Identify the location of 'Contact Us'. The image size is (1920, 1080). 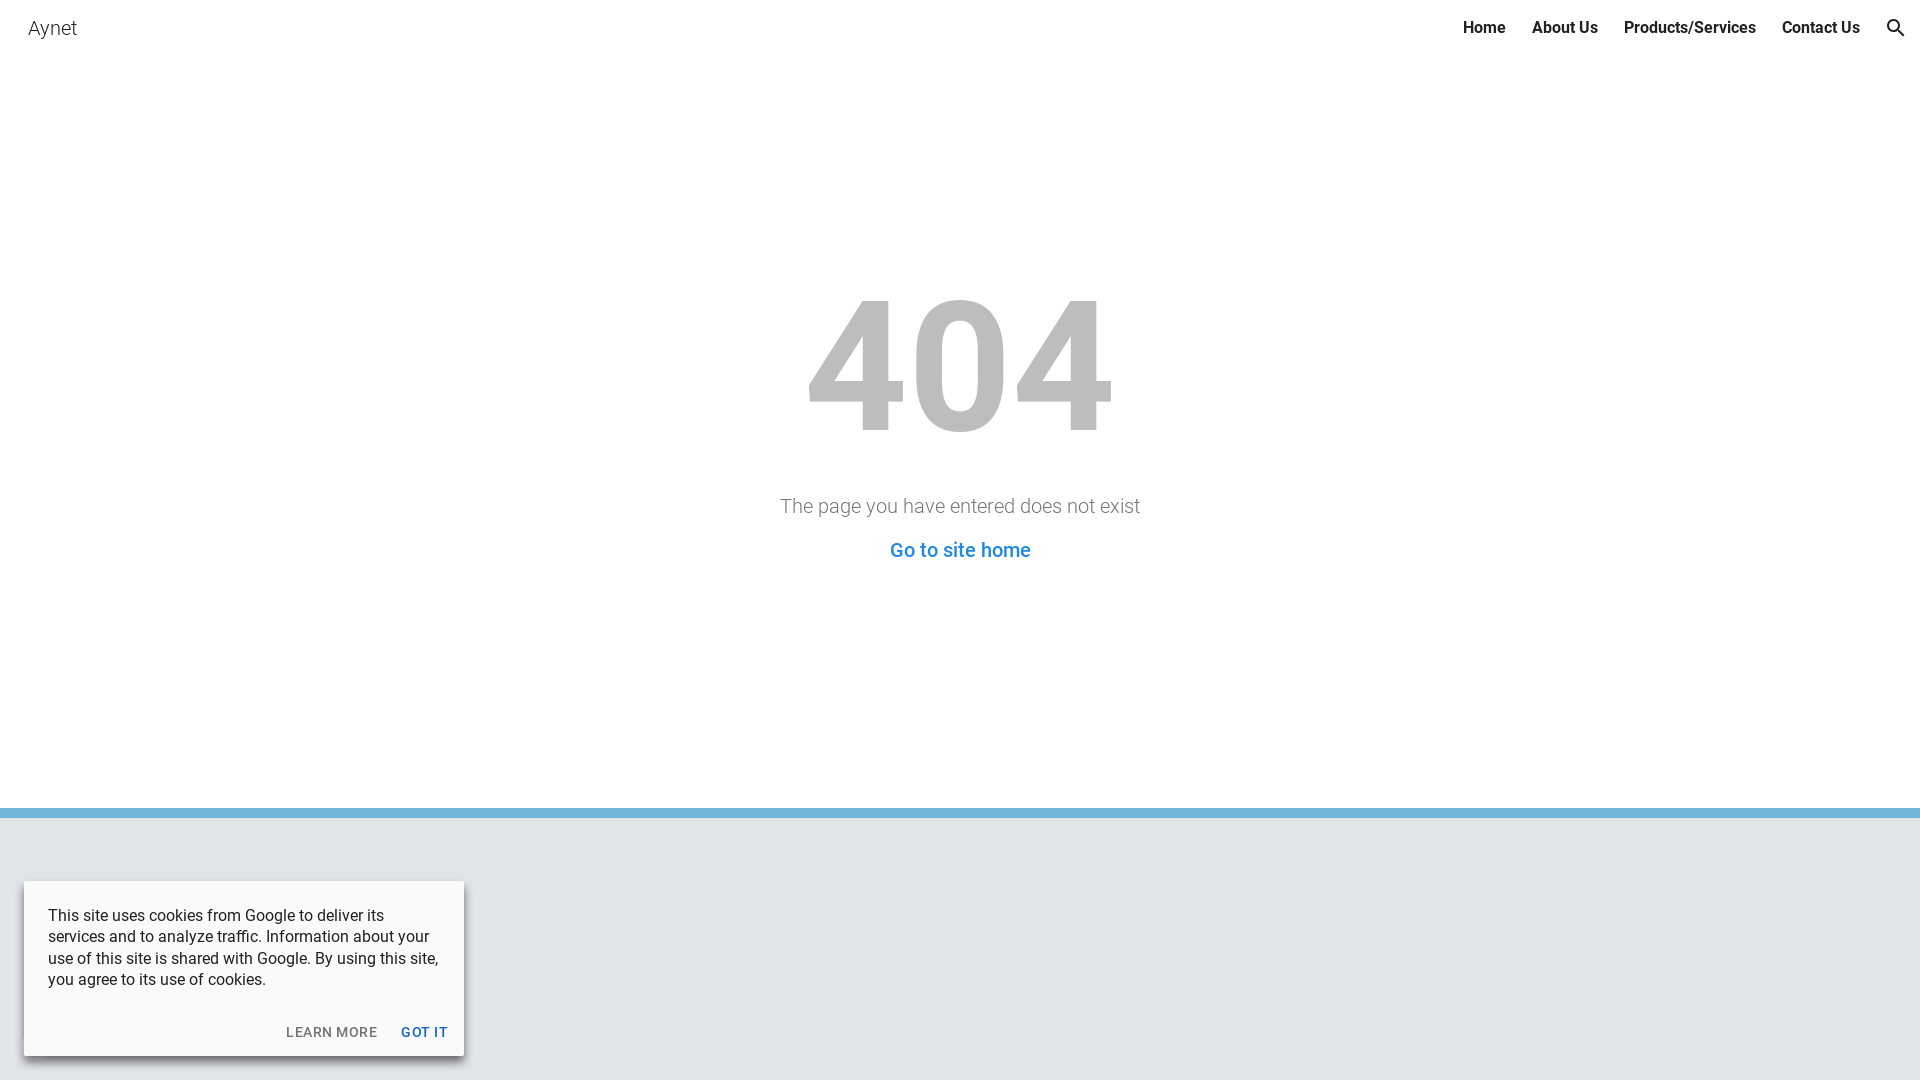
(1820, 27).